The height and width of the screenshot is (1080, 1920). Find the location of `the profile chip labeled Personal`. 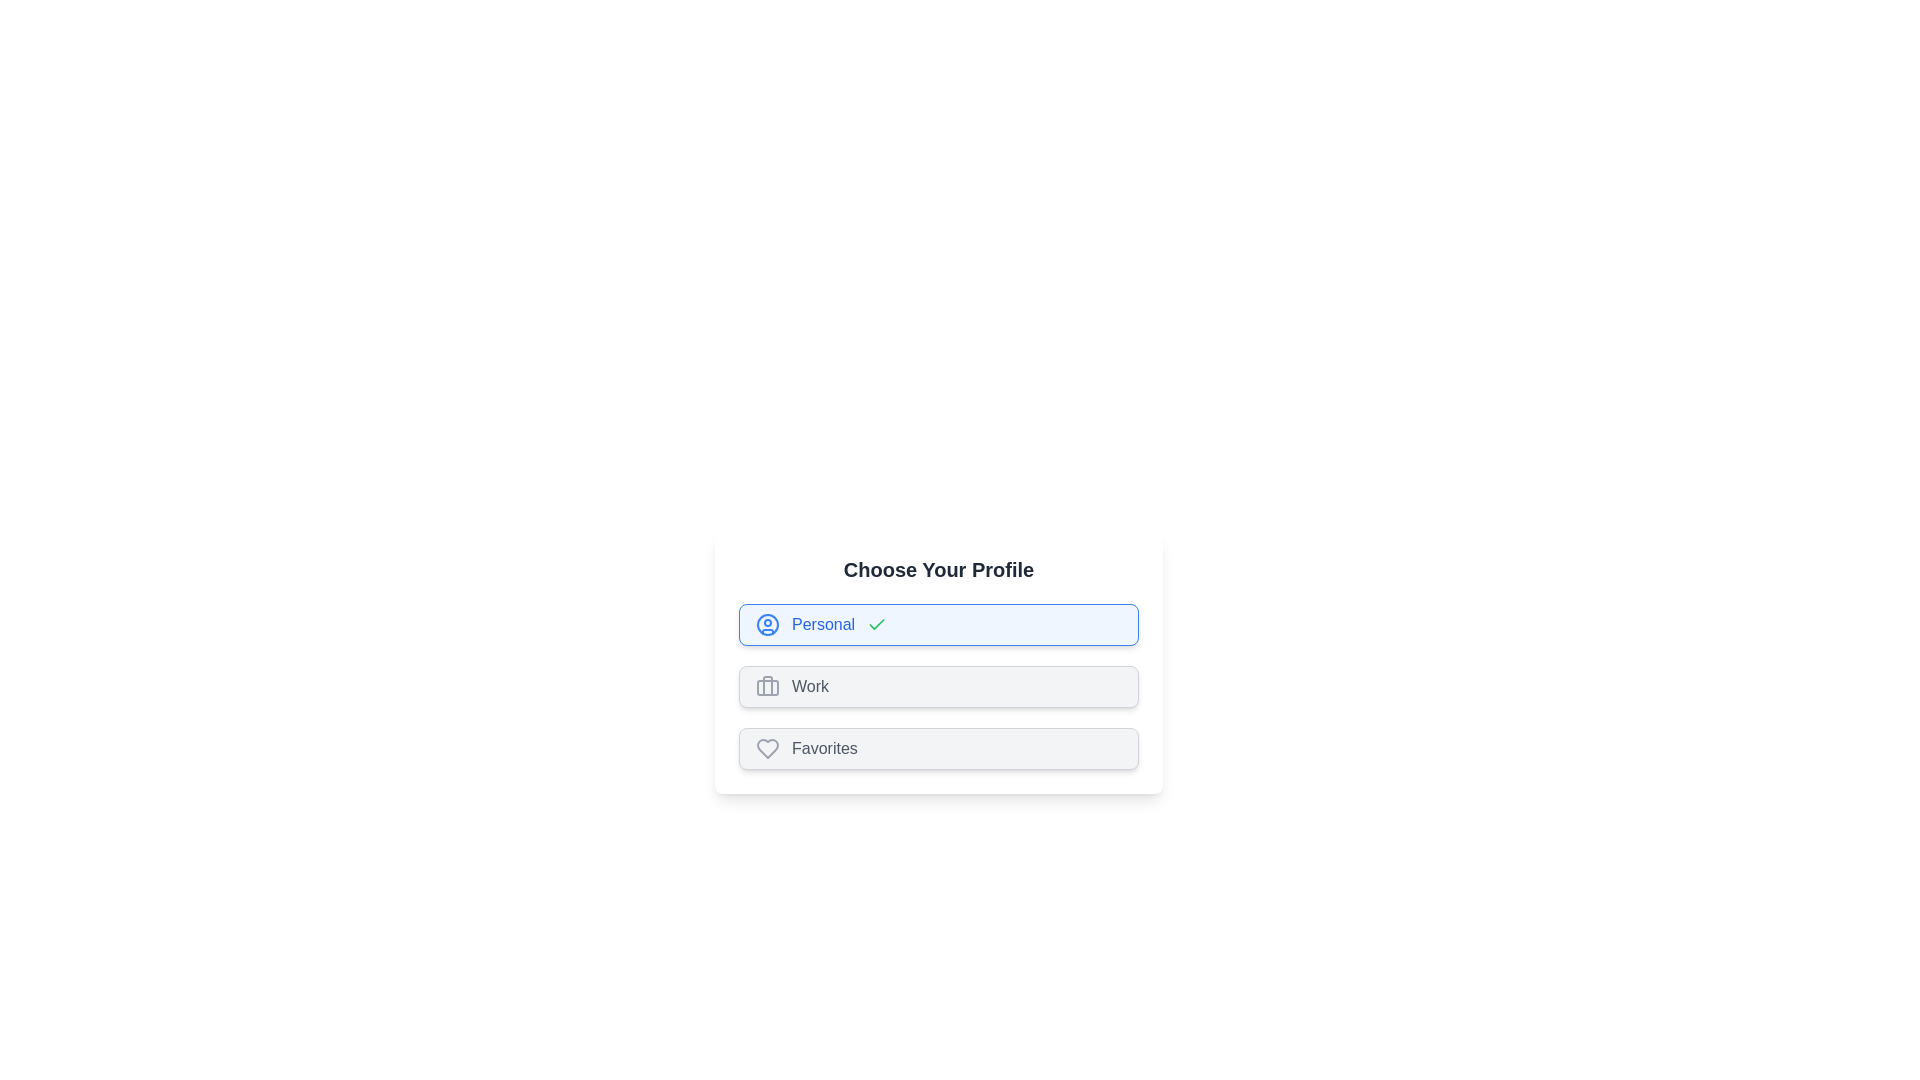

the profile chip labeled Personal is located at coordinates (938, 623).